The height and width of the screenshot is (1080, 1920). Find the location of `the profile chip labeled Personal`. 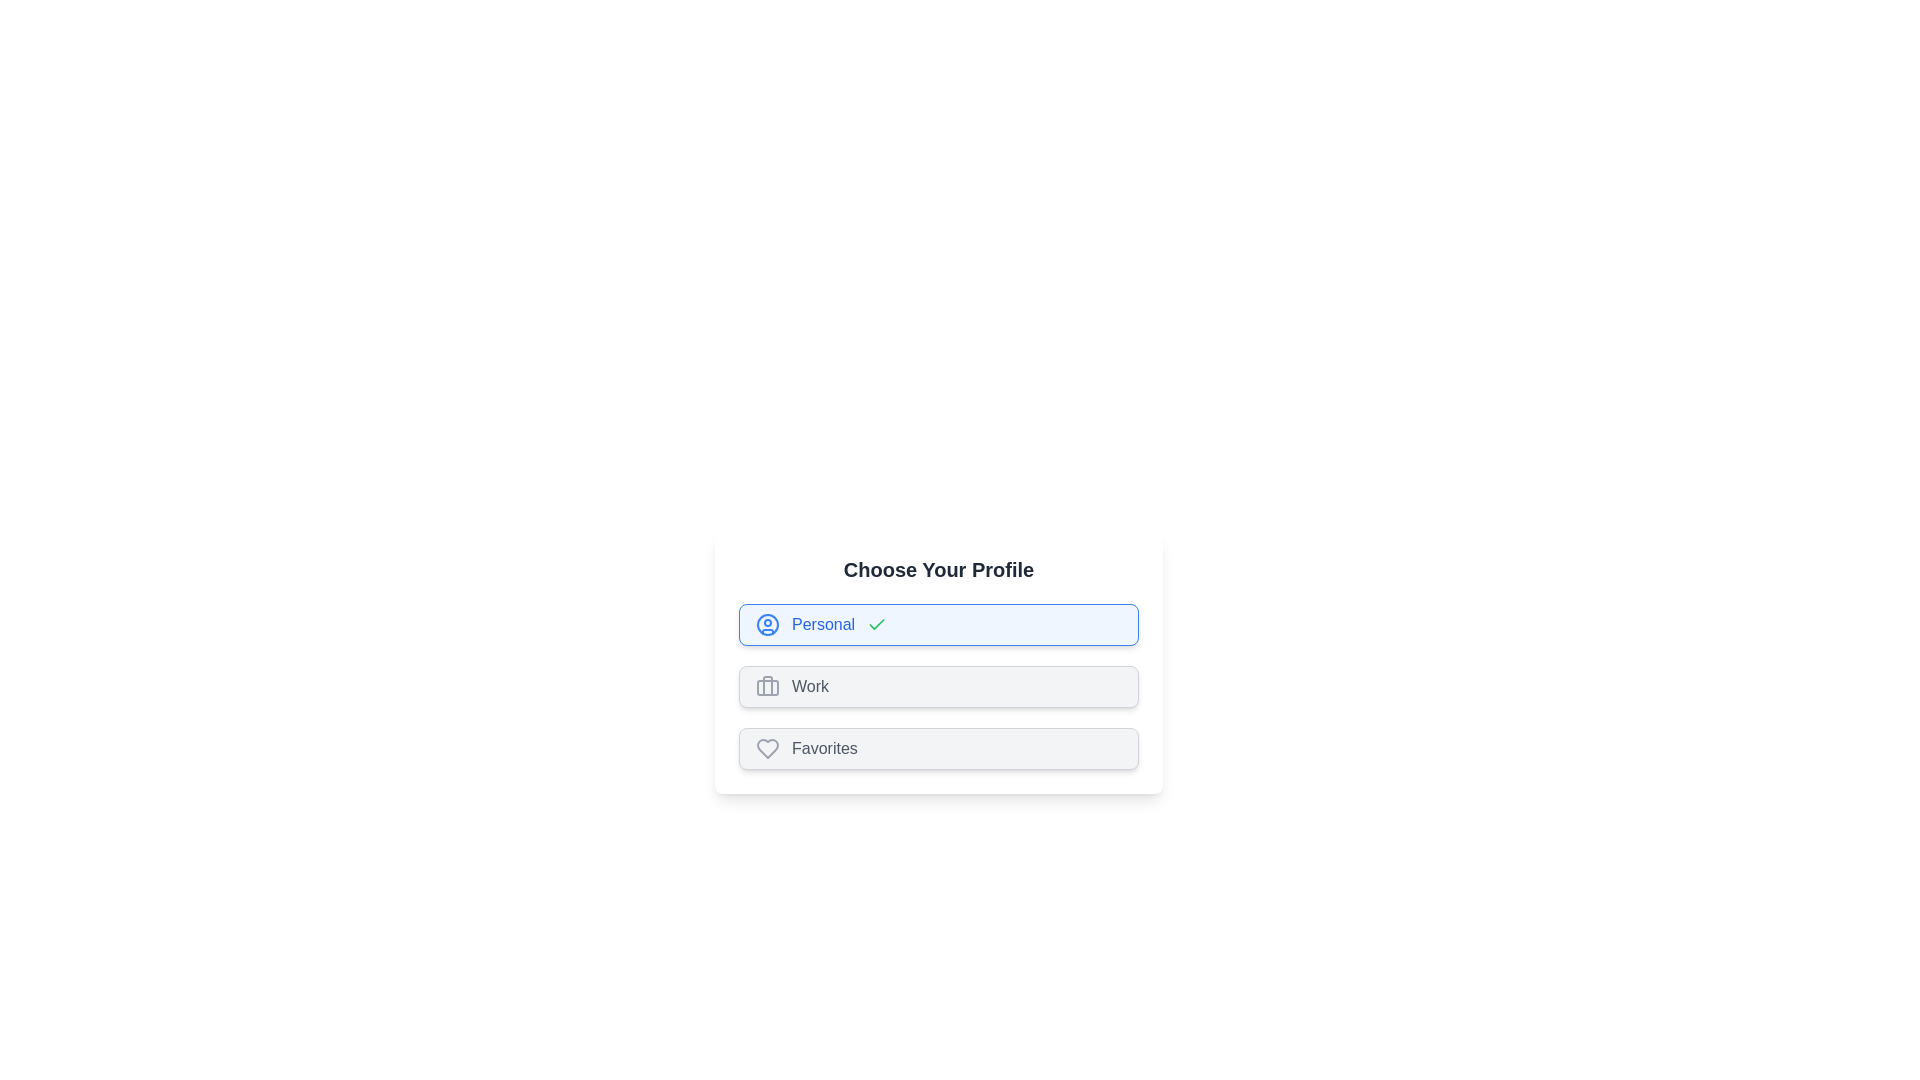

the profile chip labeled Personal is located at coordinates (938, 623).